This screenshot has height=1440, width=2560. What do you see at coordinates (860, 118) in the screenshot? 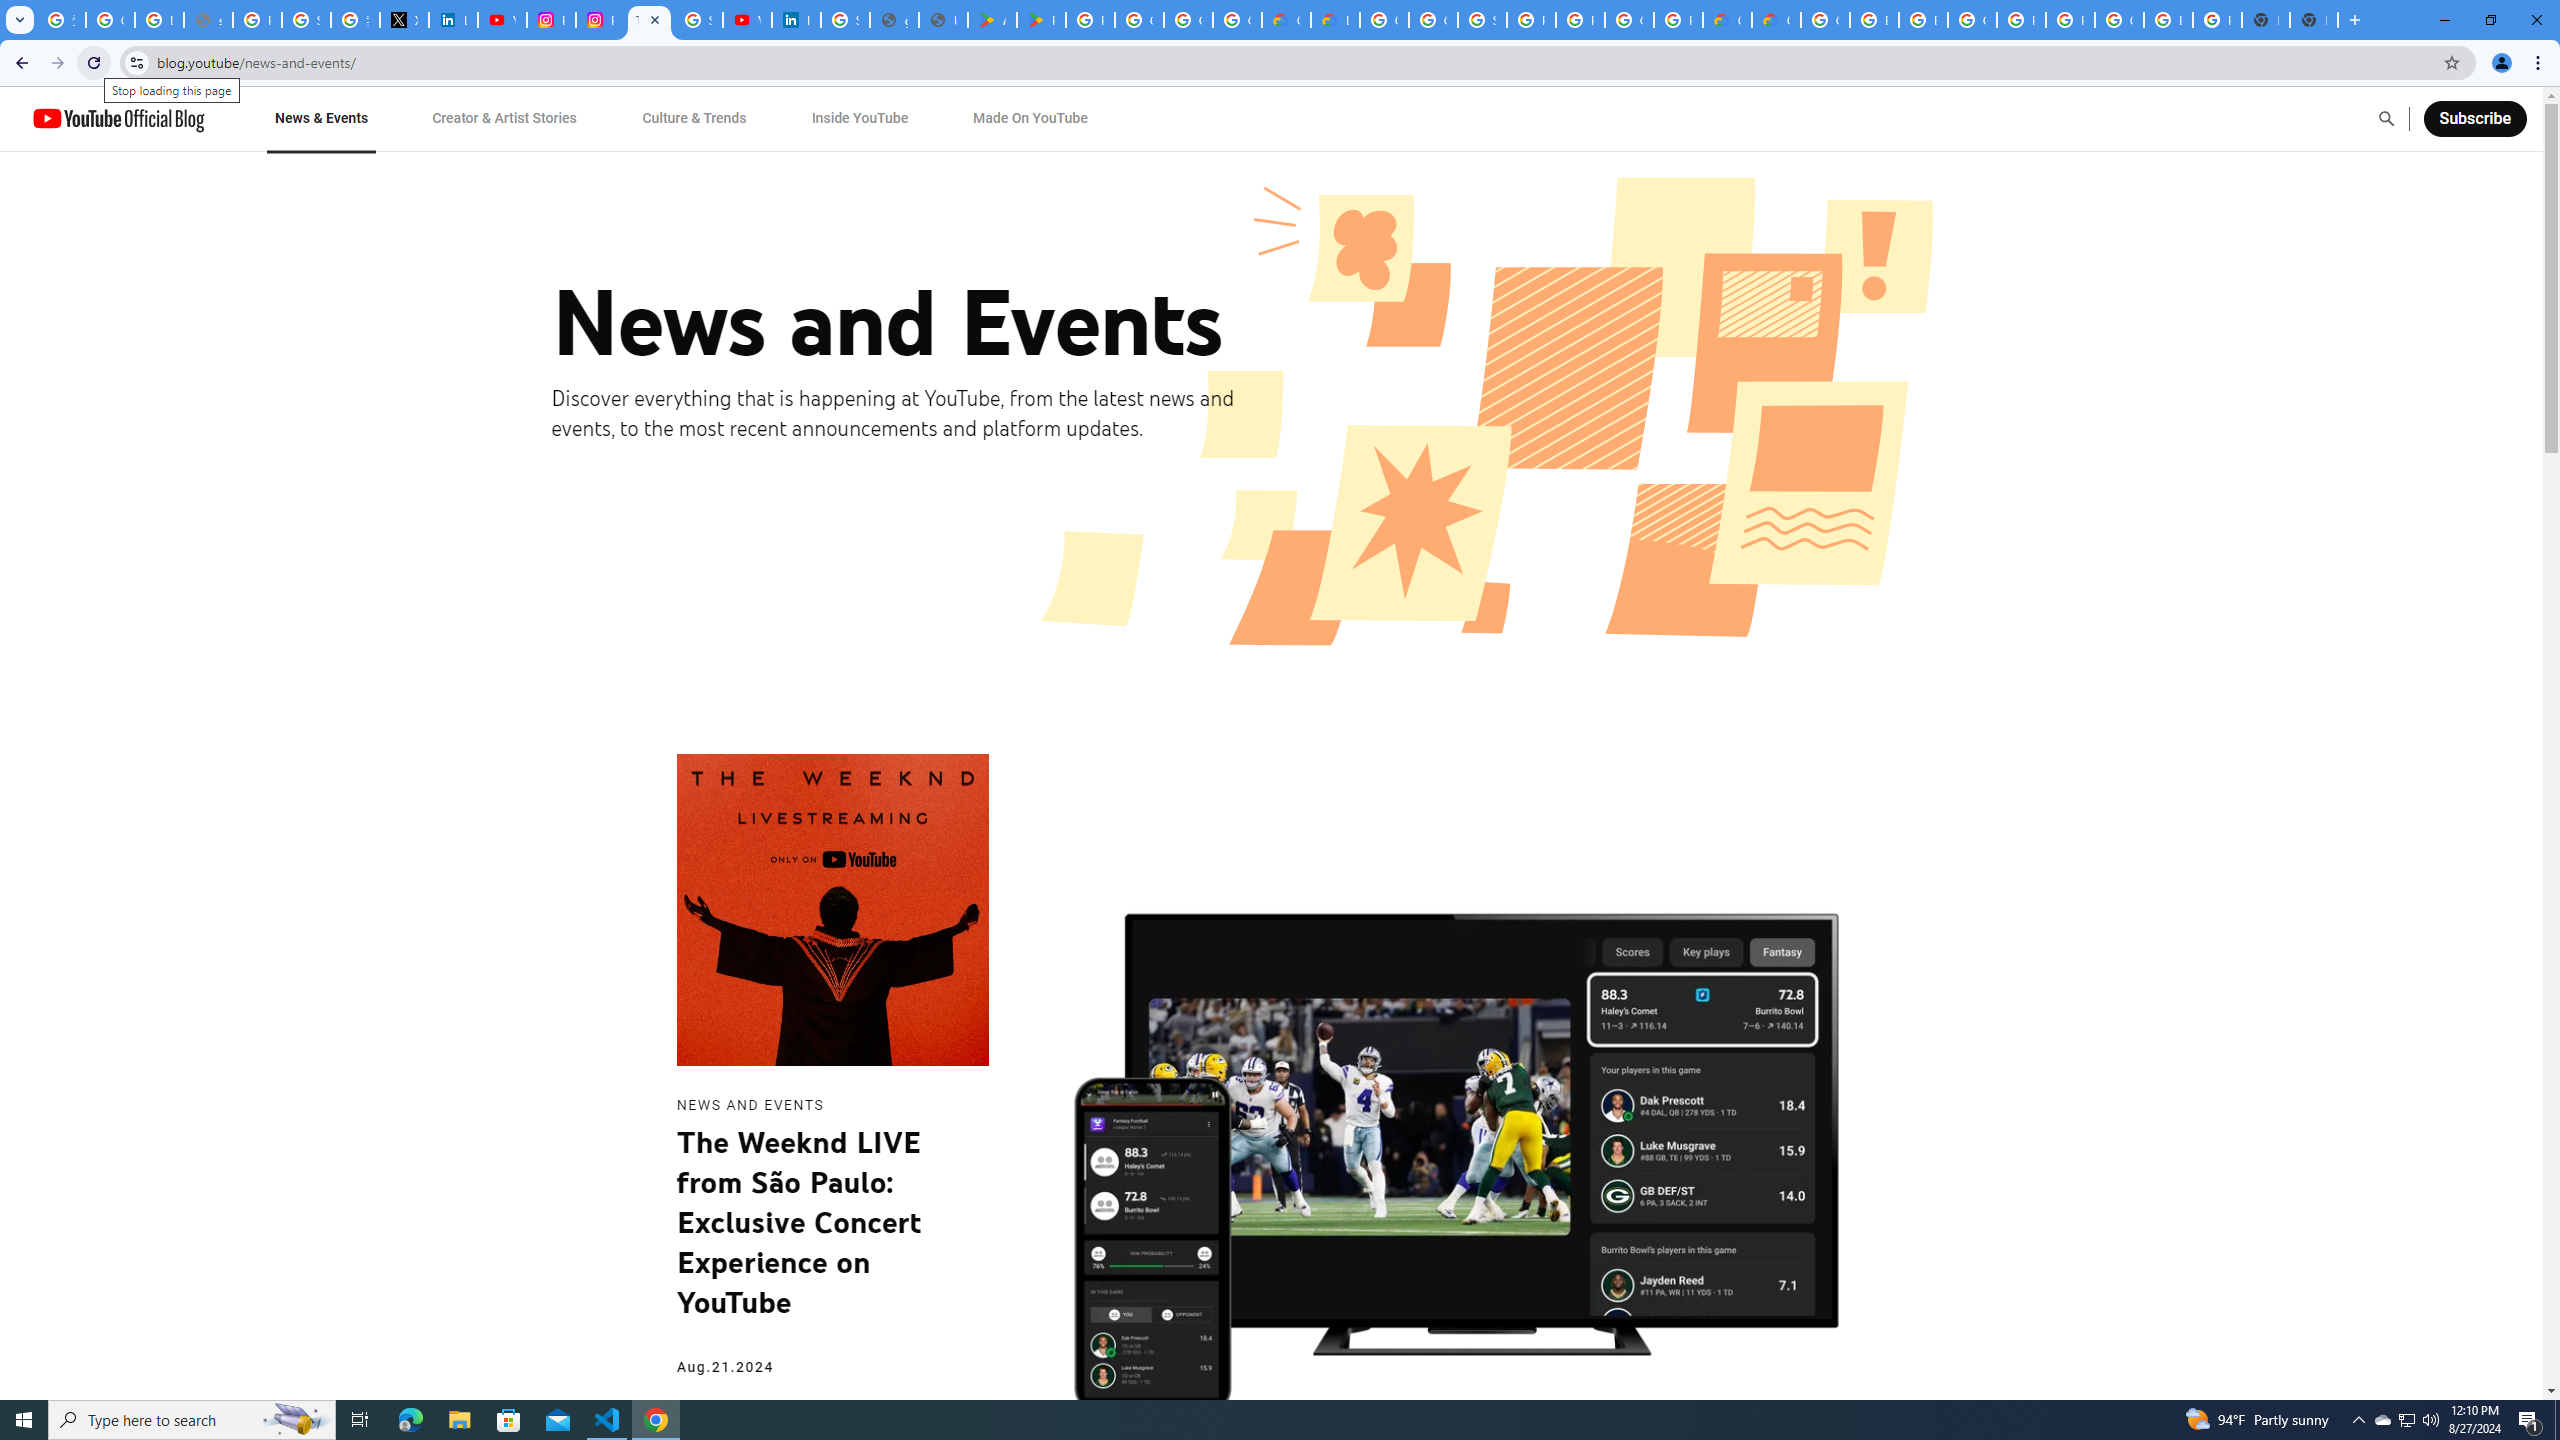
I see `'Inside YouTube'` at bounding box center [860, 118].